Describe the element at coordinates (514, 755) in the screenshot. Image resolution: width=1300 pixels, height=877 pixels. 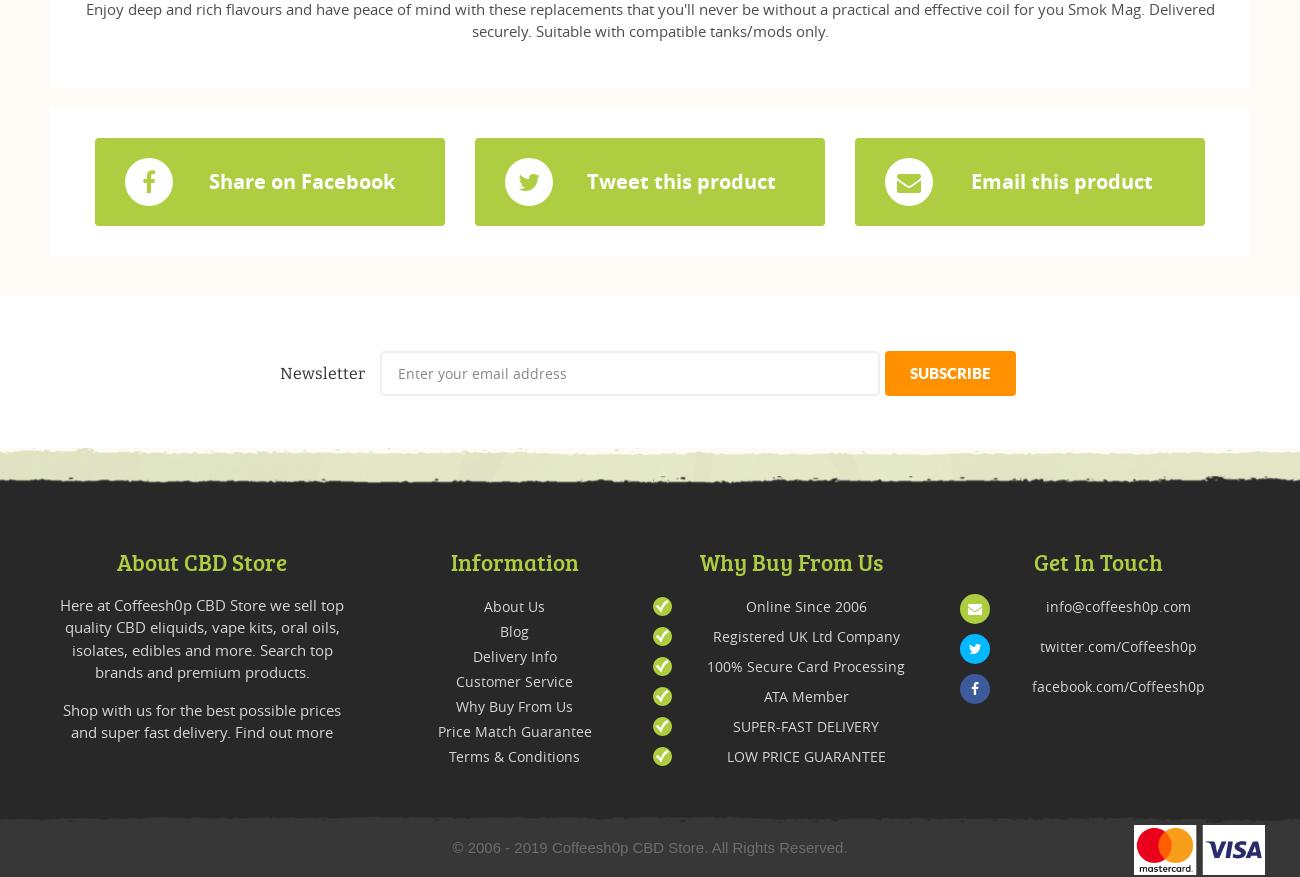
I see `'Terms & Conditions'` at that location.